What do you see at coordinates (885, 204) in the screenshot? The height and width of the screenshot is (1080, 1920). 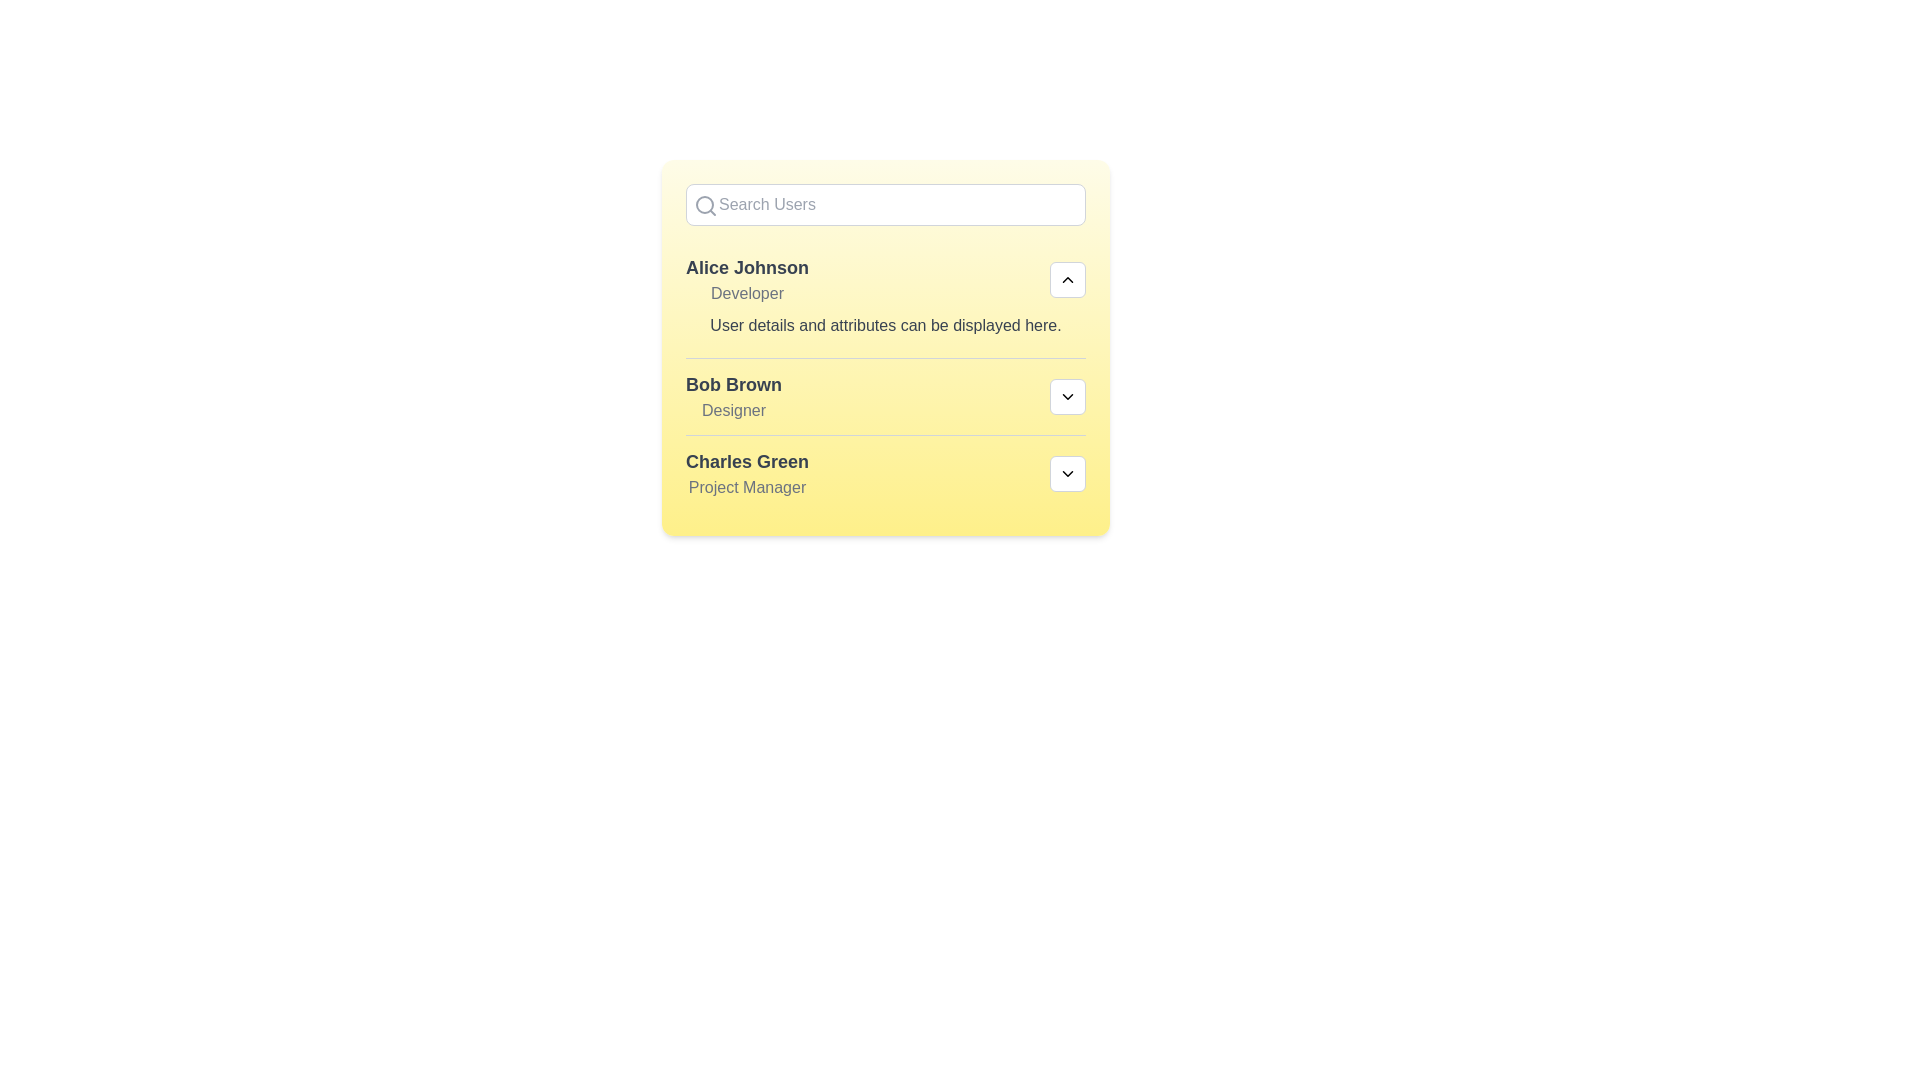 I see `the search input field and type 'Alice'` at bounding box center [885, 204].